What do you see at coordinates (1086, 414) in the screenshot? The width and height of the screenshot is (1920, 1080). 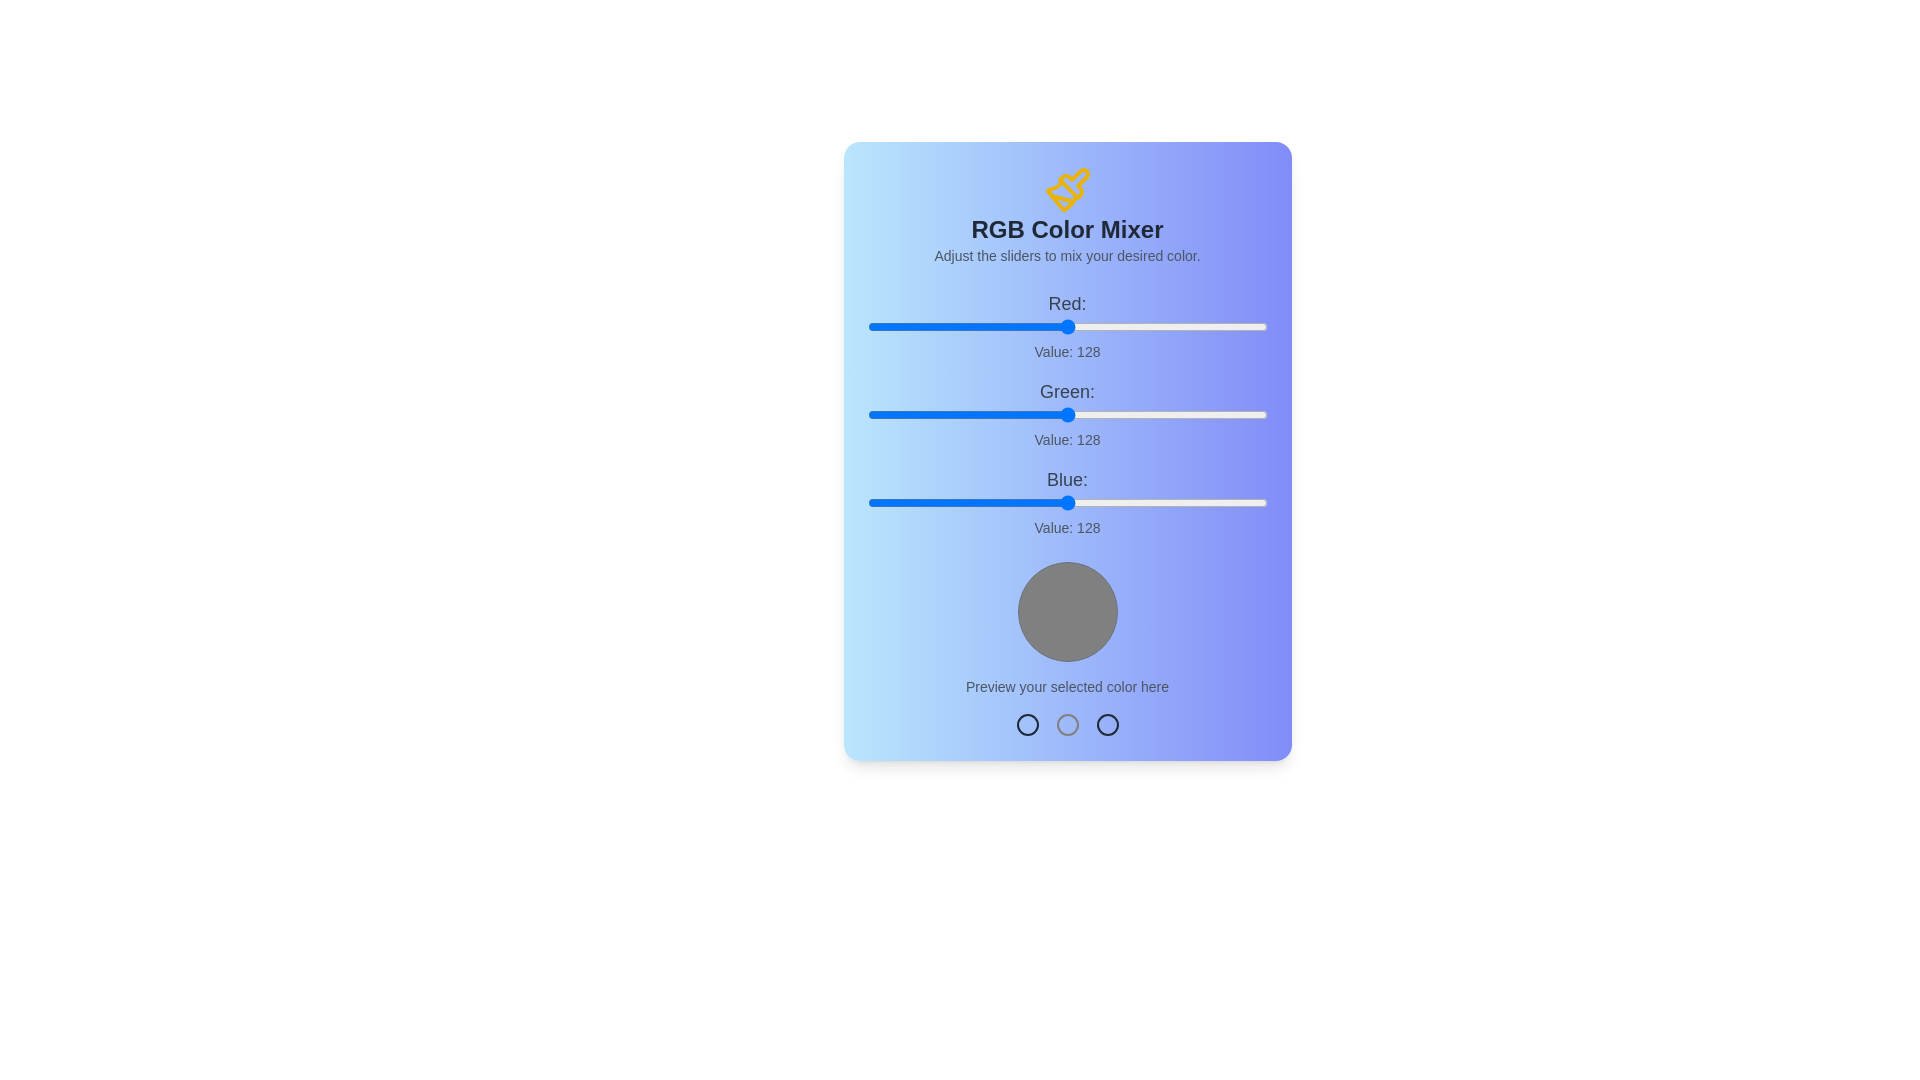 I see `the green slider to set the green value to 140` at bounding box center [1086, 414].